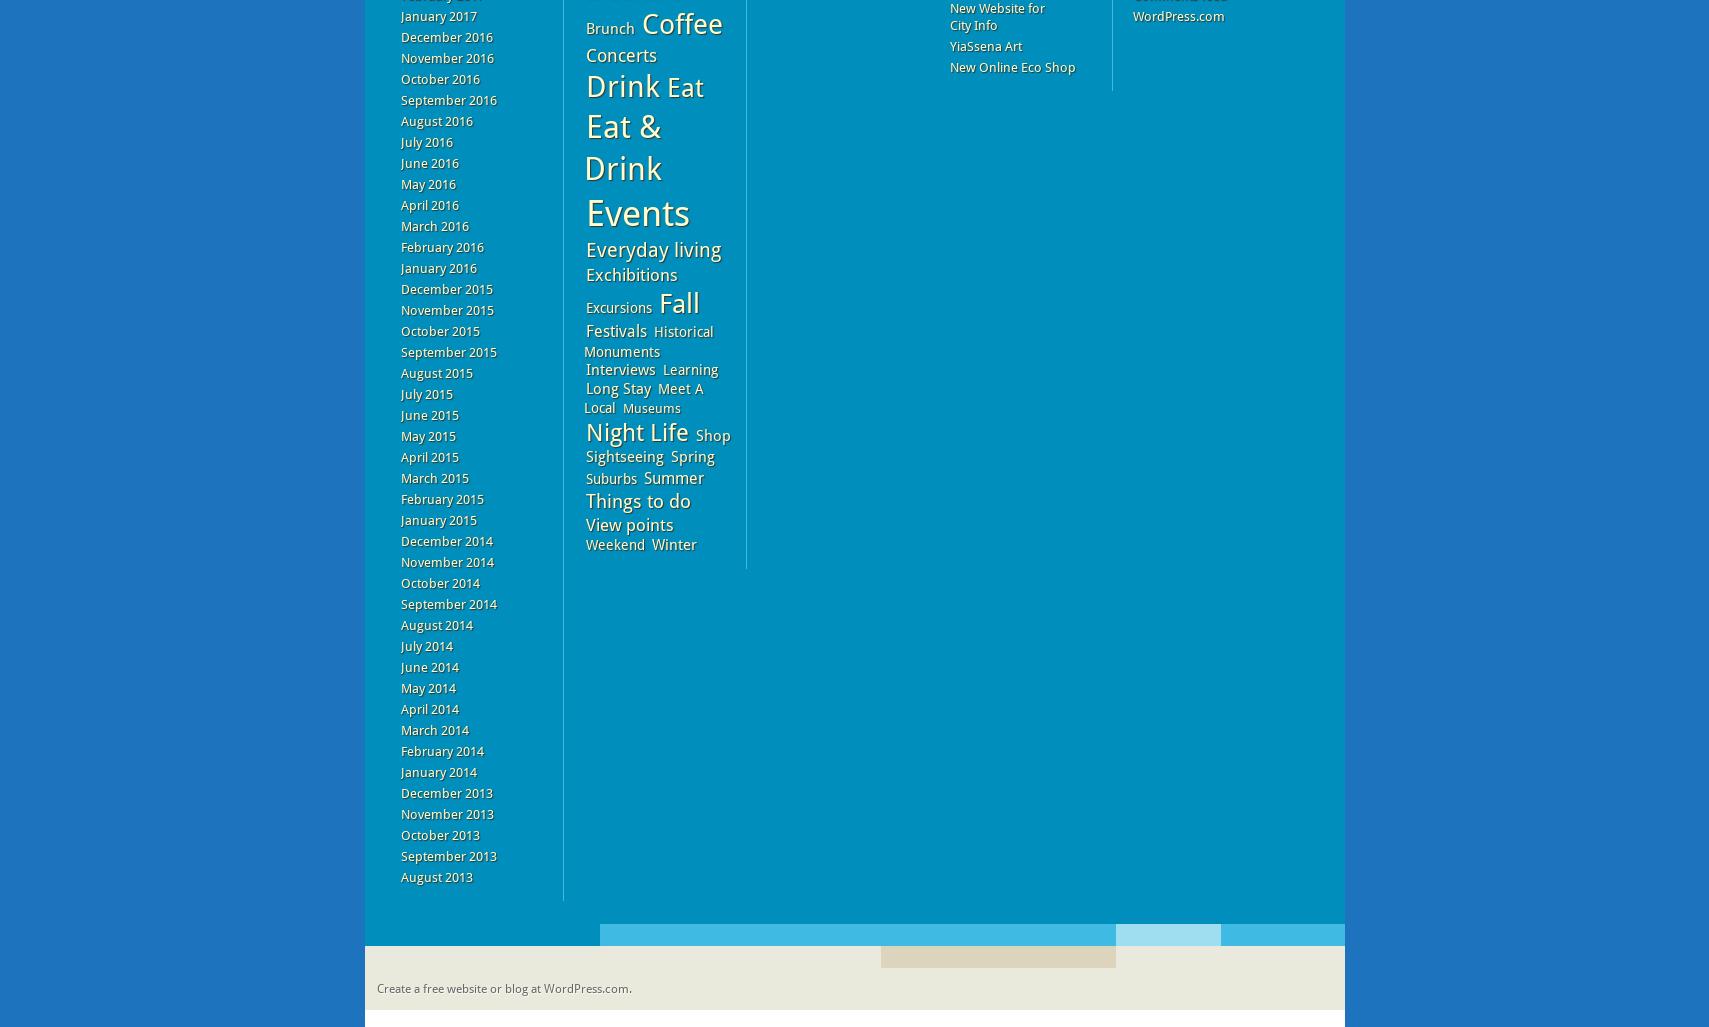 This screenshot has height=1027, width=1709. I want to click on 'Suburbs', so click(585, 478).